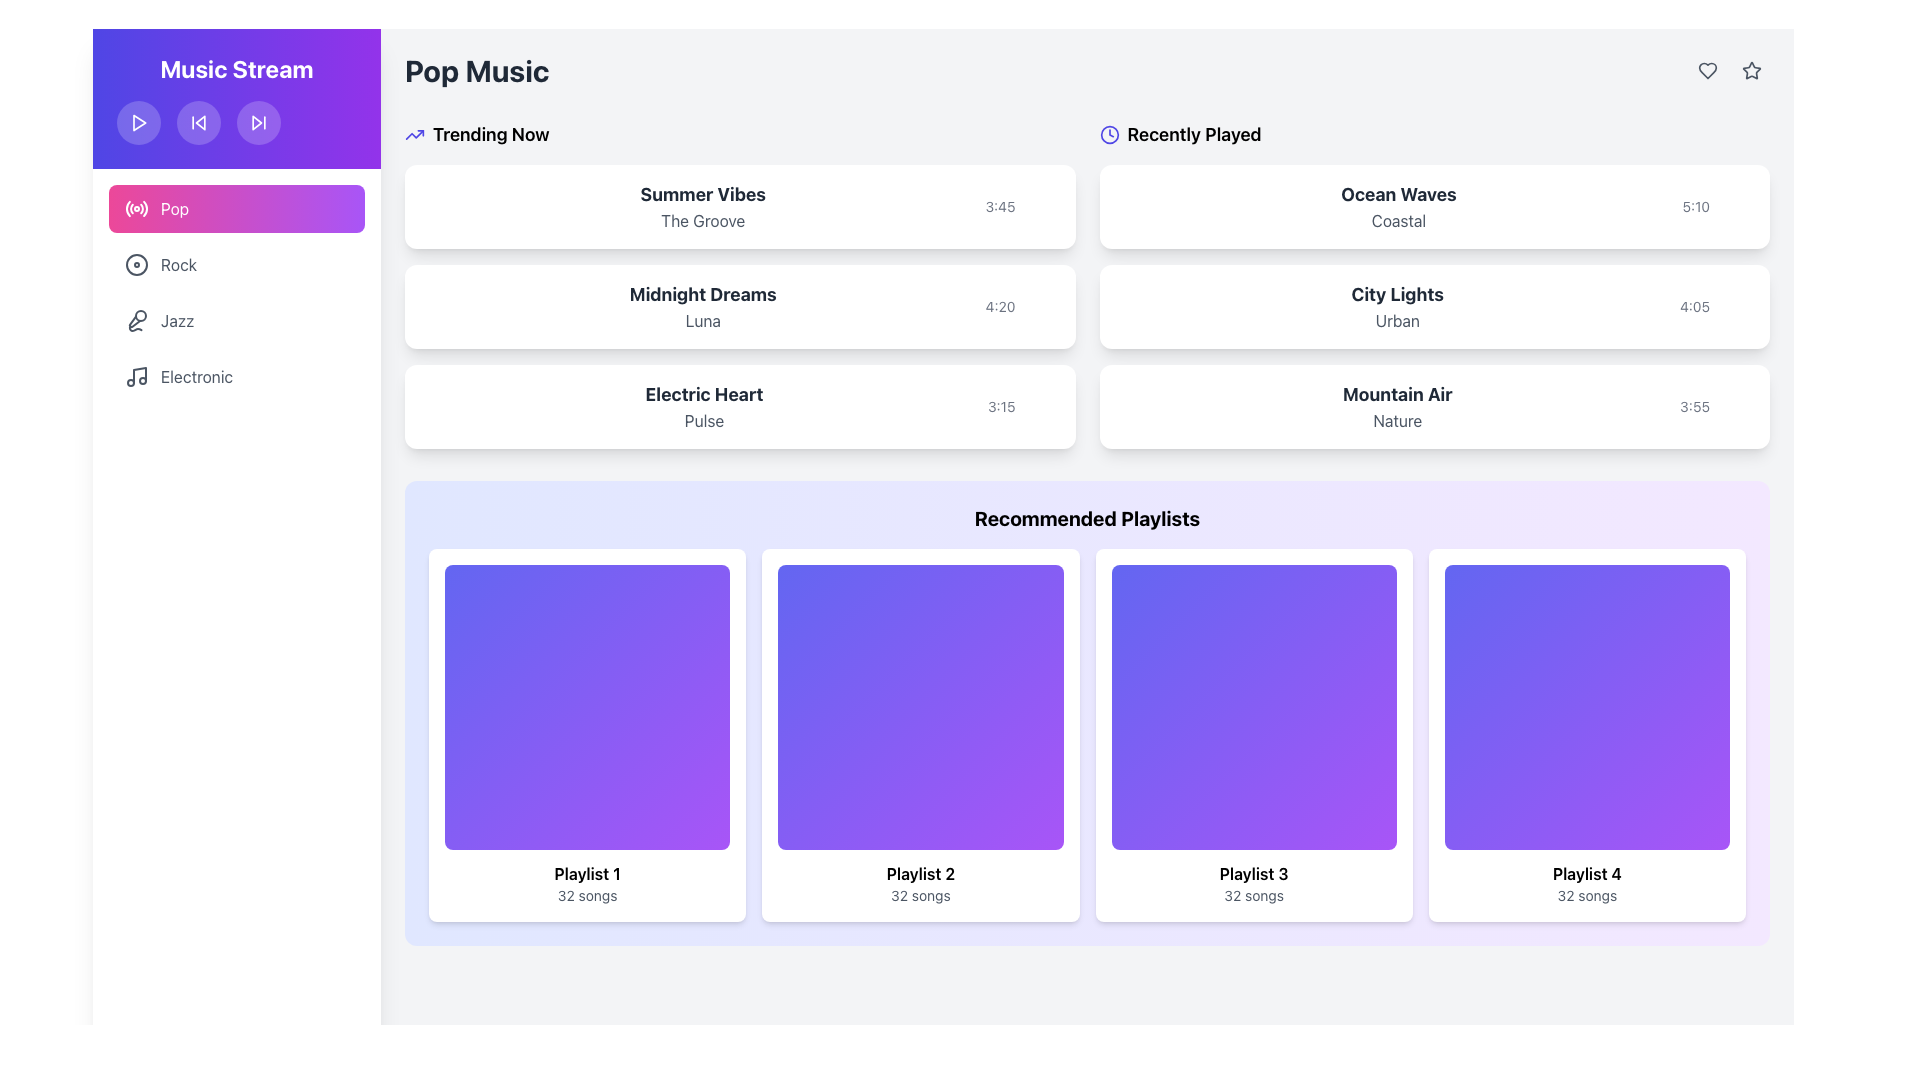 This screenshot has height=1080, width=1920. What do you see at coordinates (919, 873) in the screenshot?
I see `the static text label displaying 'Playlist 2', which is located below the gradient-styled square image in the 'Recommended Playlists' section` at bounding box center [919, 873].